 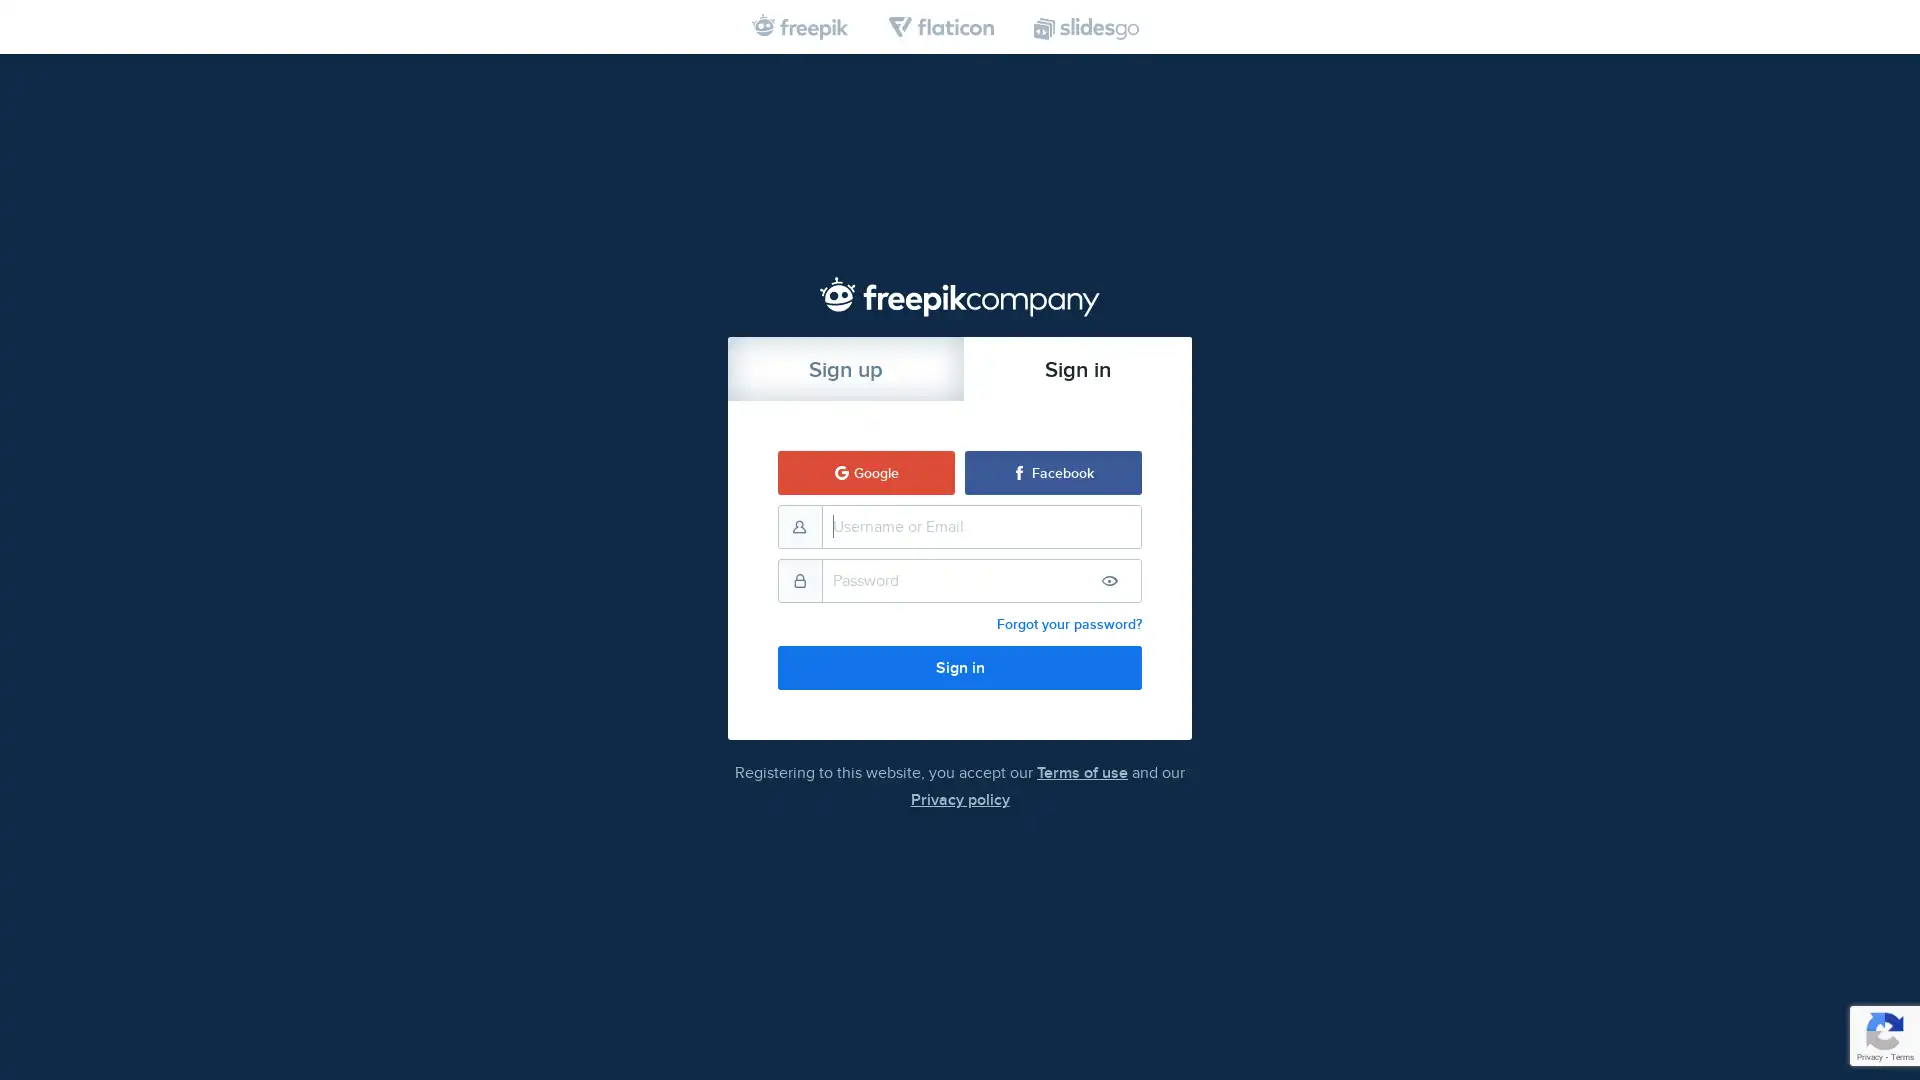 What do you see at coordinates (866, 471) in the screenshot?
I see `Google` at bounding box center [866, 471].